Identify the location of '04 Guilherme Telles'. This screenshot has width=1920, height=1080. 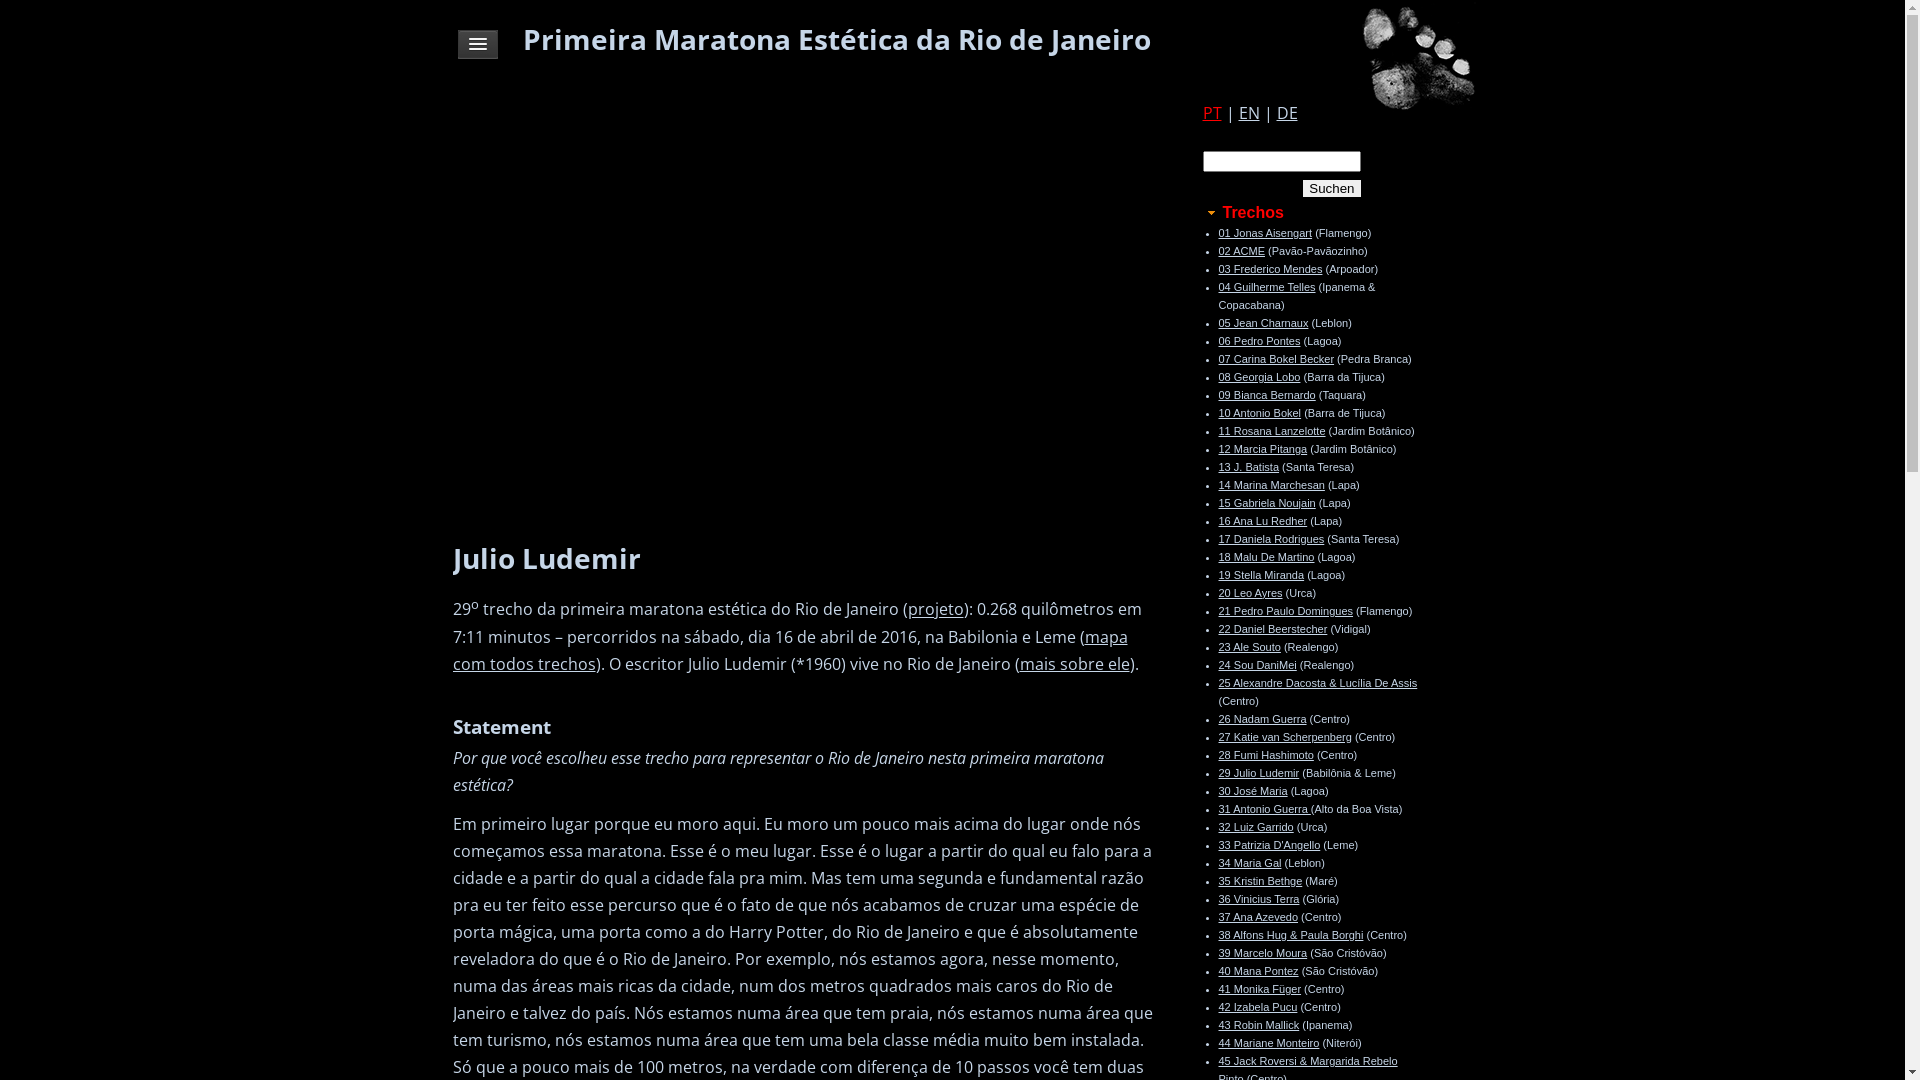
(1265, 286).